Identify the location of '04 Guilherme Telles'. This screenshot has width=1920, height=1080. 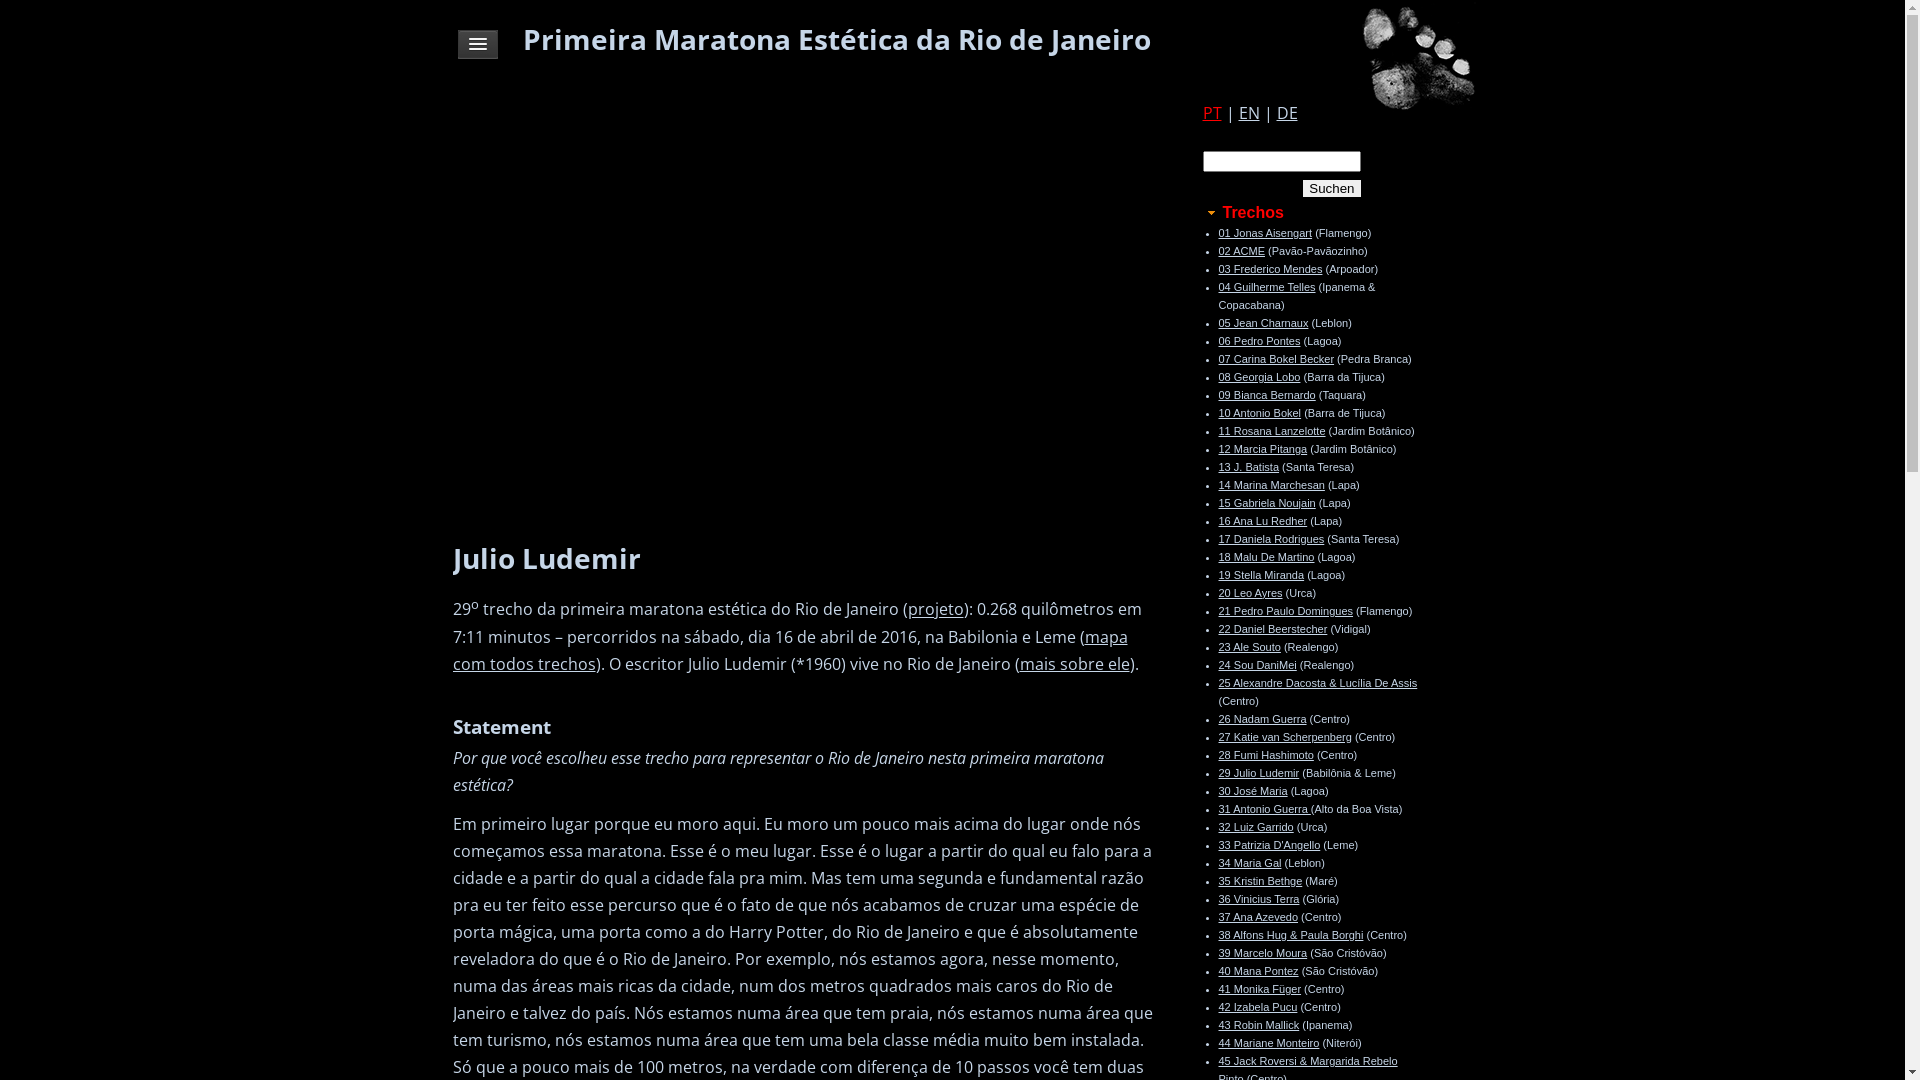
(1265, 286).